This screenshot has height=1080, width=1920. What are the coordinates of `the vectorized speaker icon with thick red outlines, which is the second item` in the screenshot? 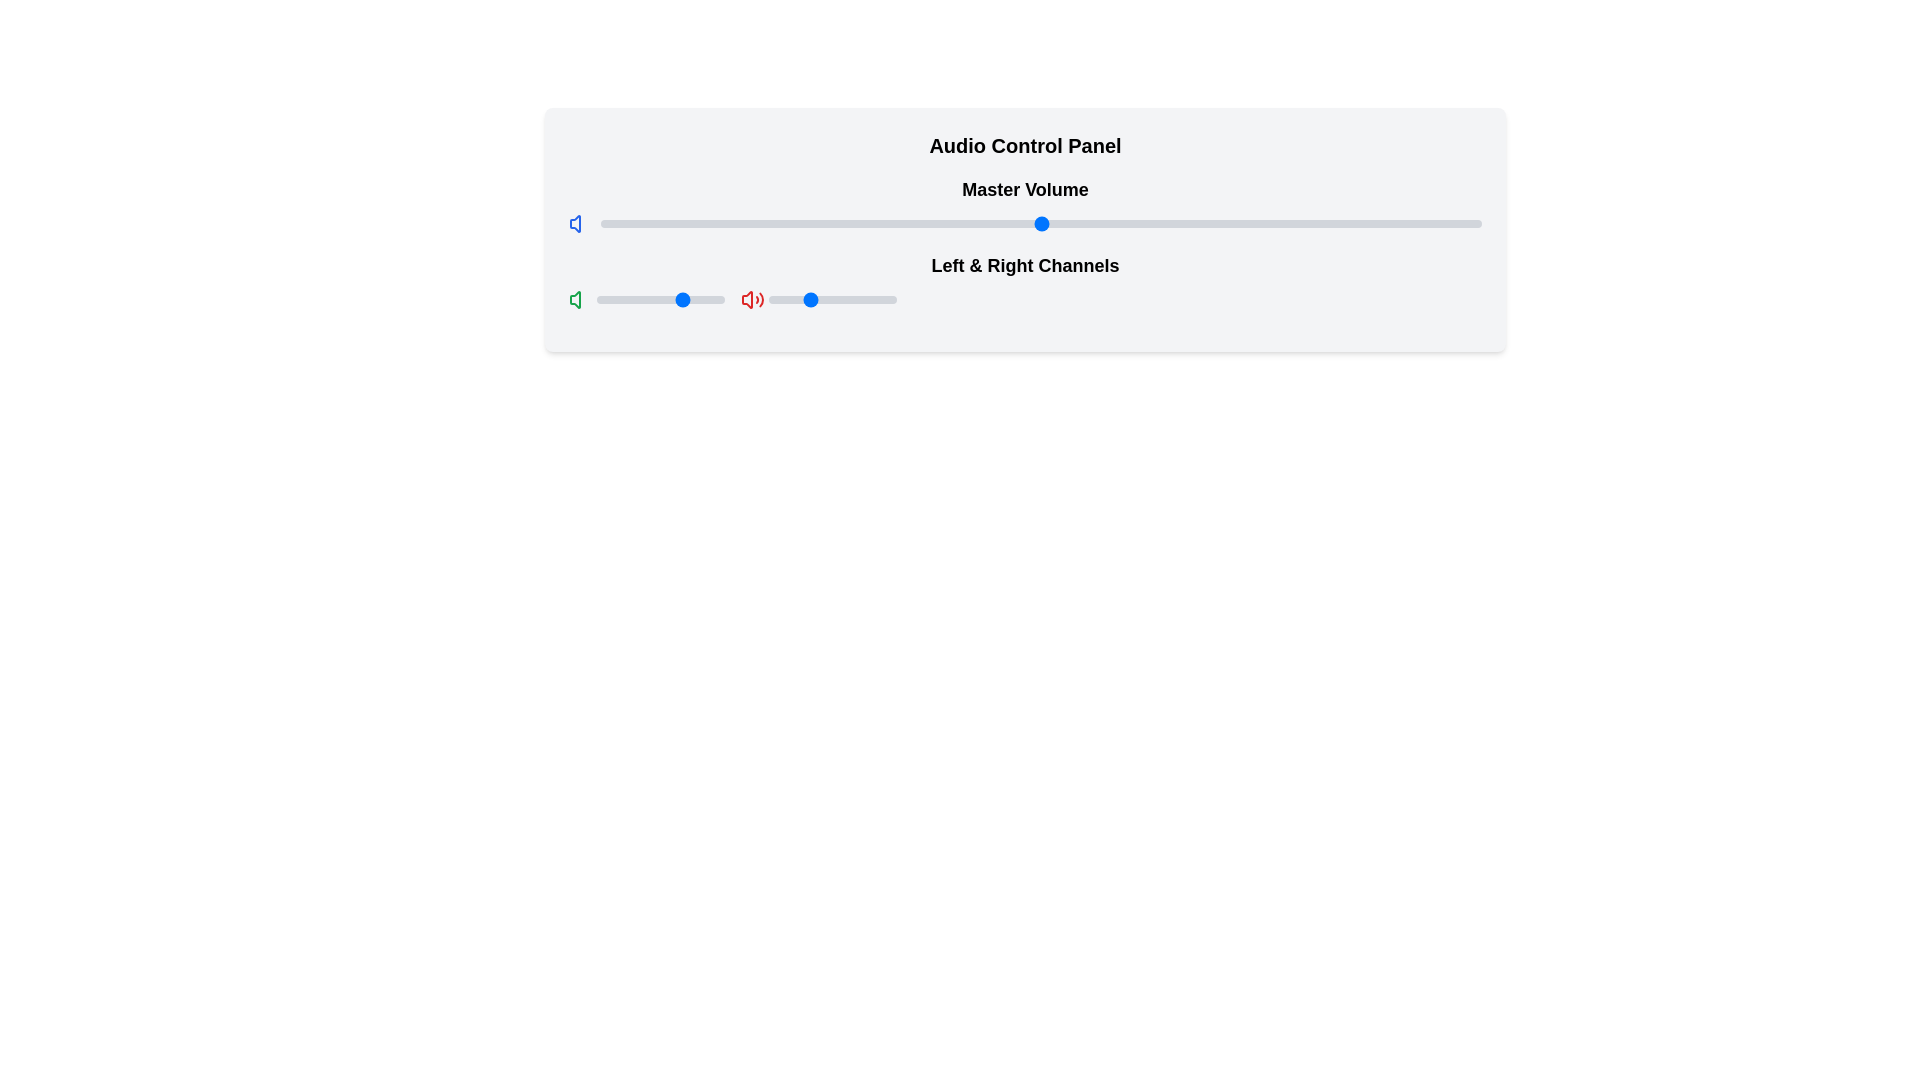 It's located at (752, 300).